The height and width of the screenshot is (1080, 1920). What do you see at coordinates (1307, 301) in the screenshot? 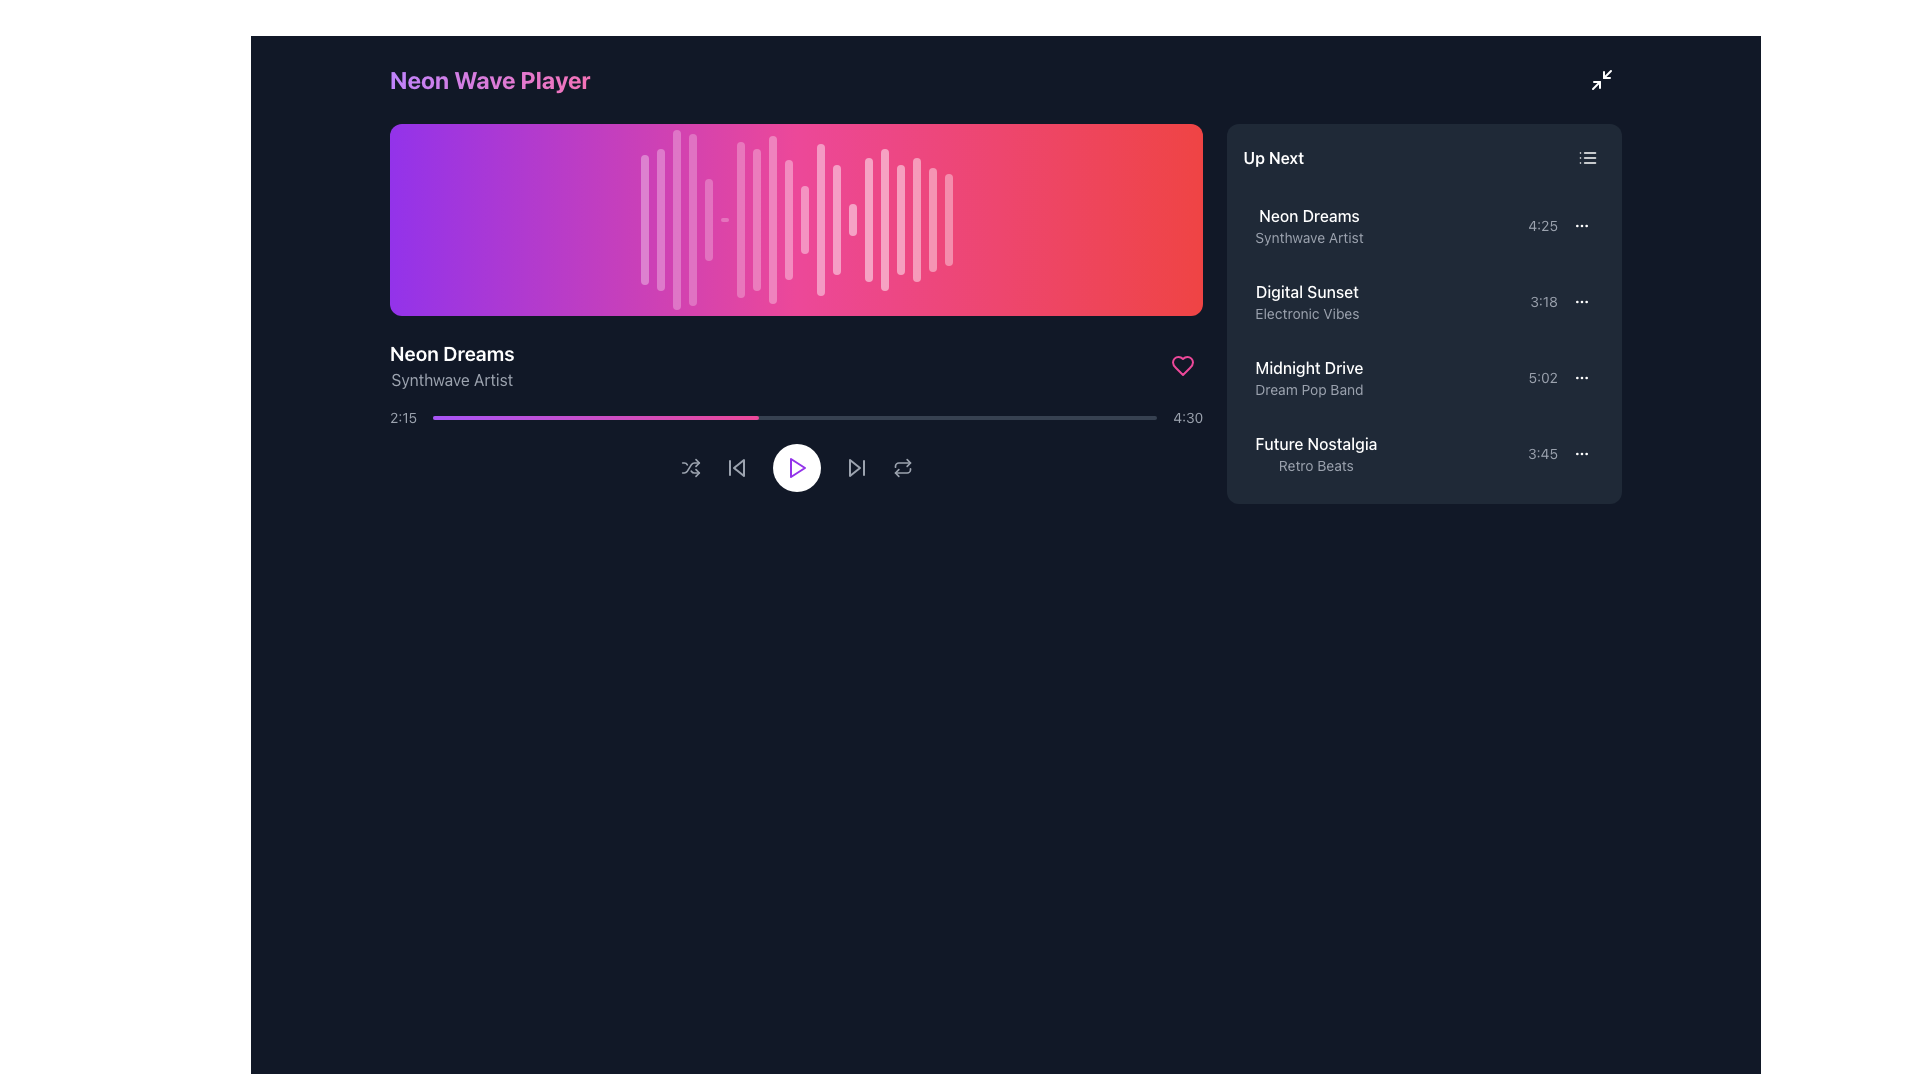
I see `the 'Digital Sunset' song listing text label` at bounding box center [1307, 301].